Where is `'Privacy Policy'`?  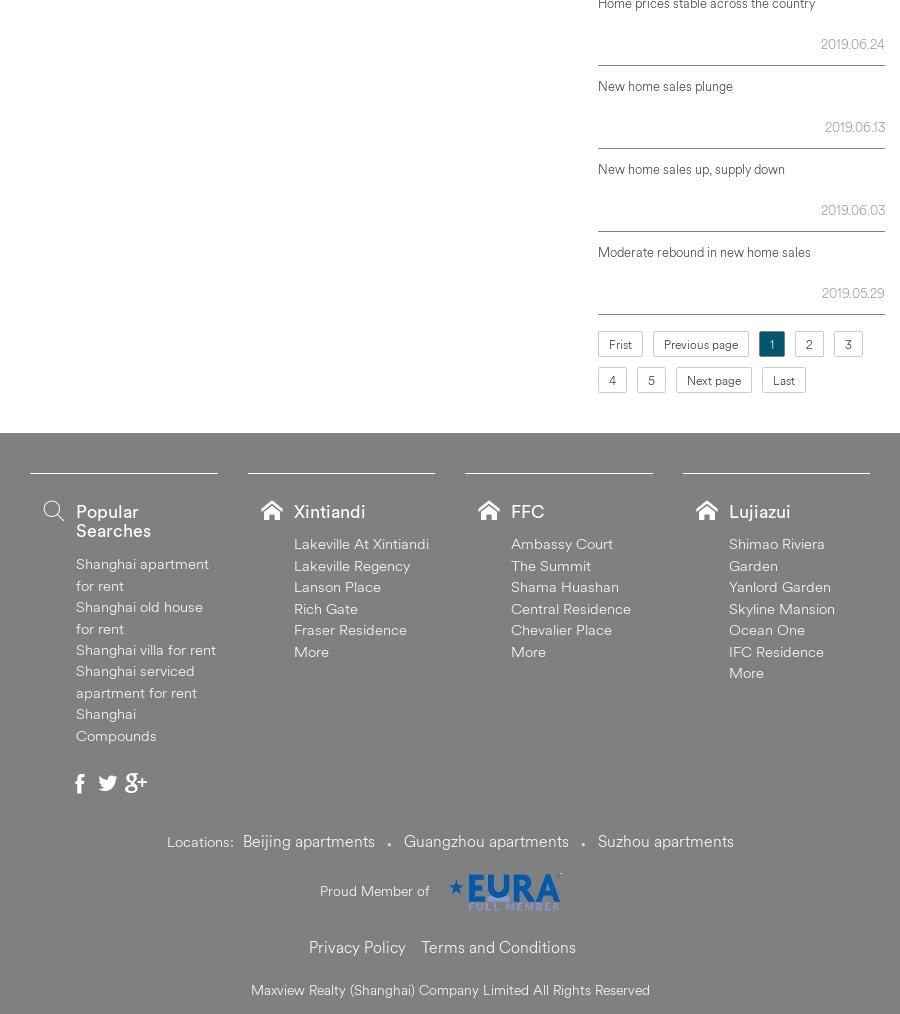
'Privacy Policy' is located at coordinates (357, 945).